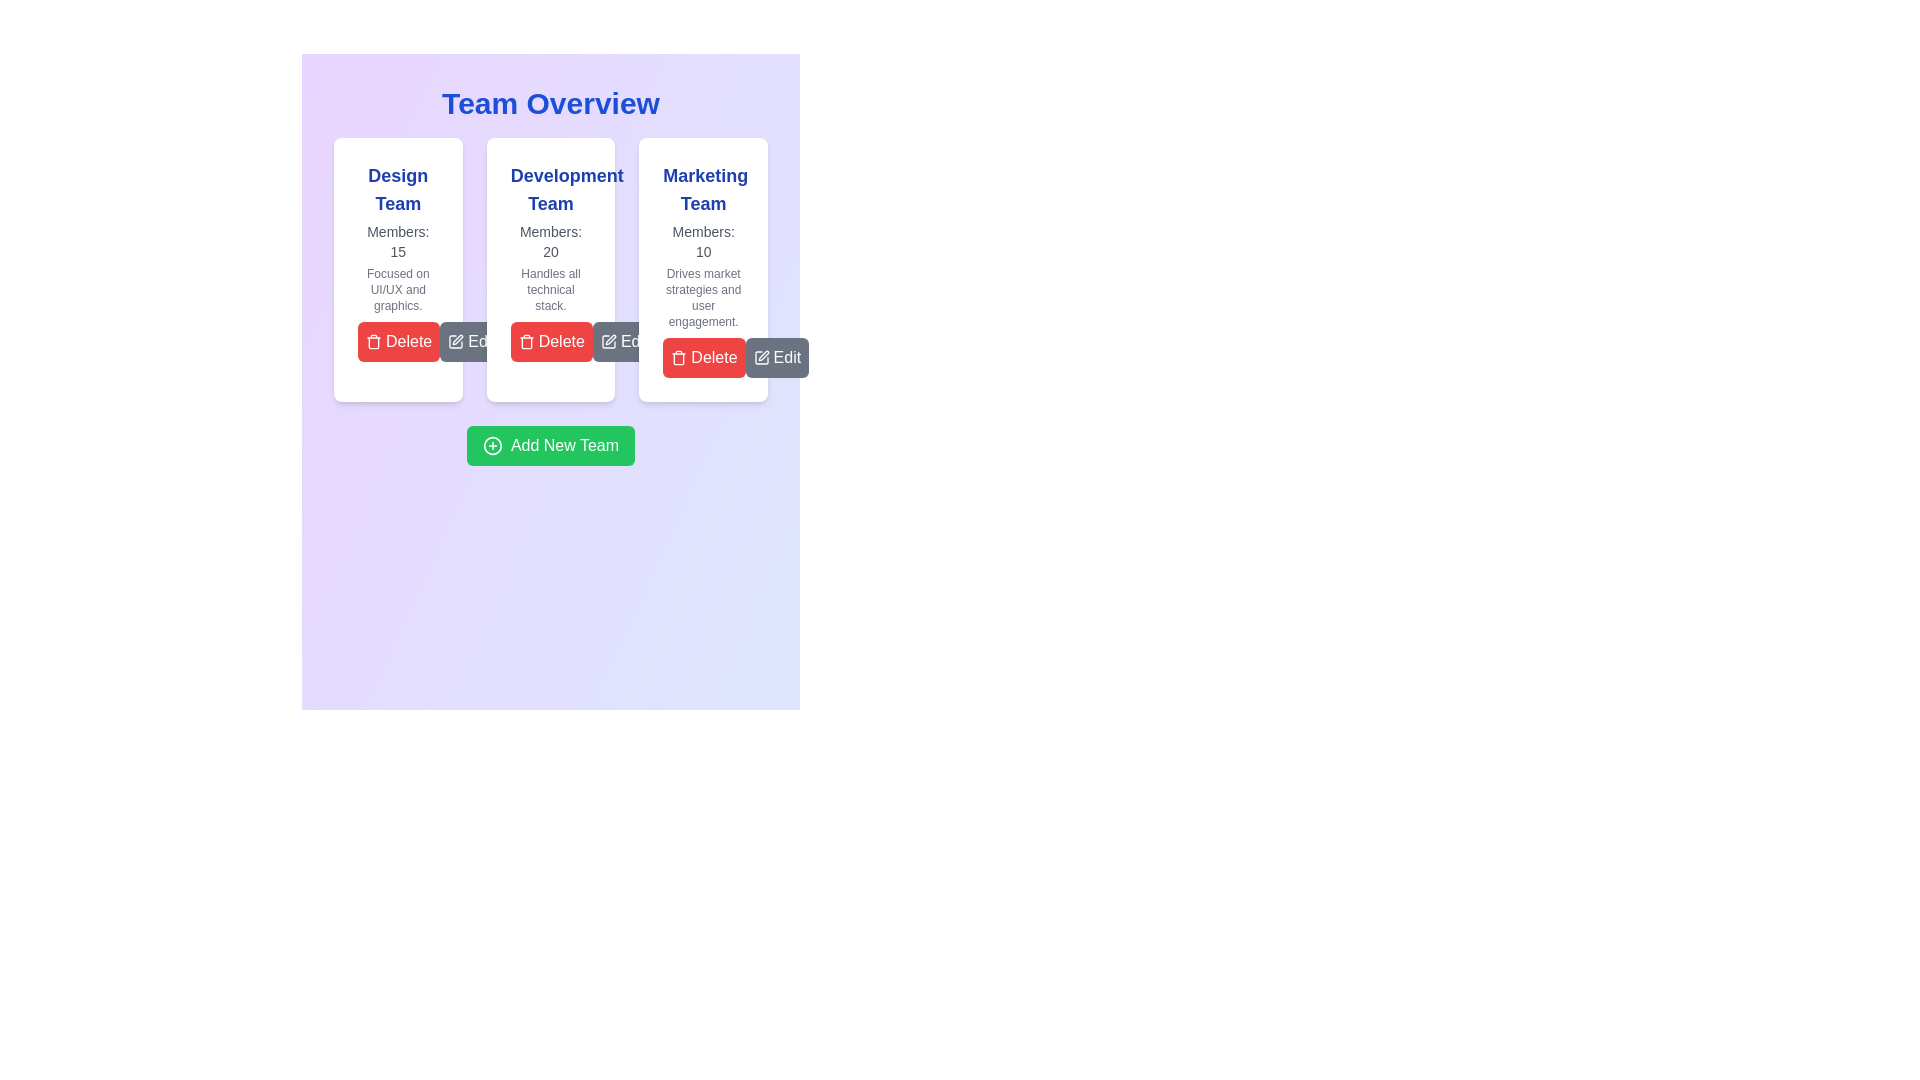  I want to click on the red 'Delete' button with a white trash icon located at the bottom-right section of the 'Marketing Team' card, so click(703, 357).